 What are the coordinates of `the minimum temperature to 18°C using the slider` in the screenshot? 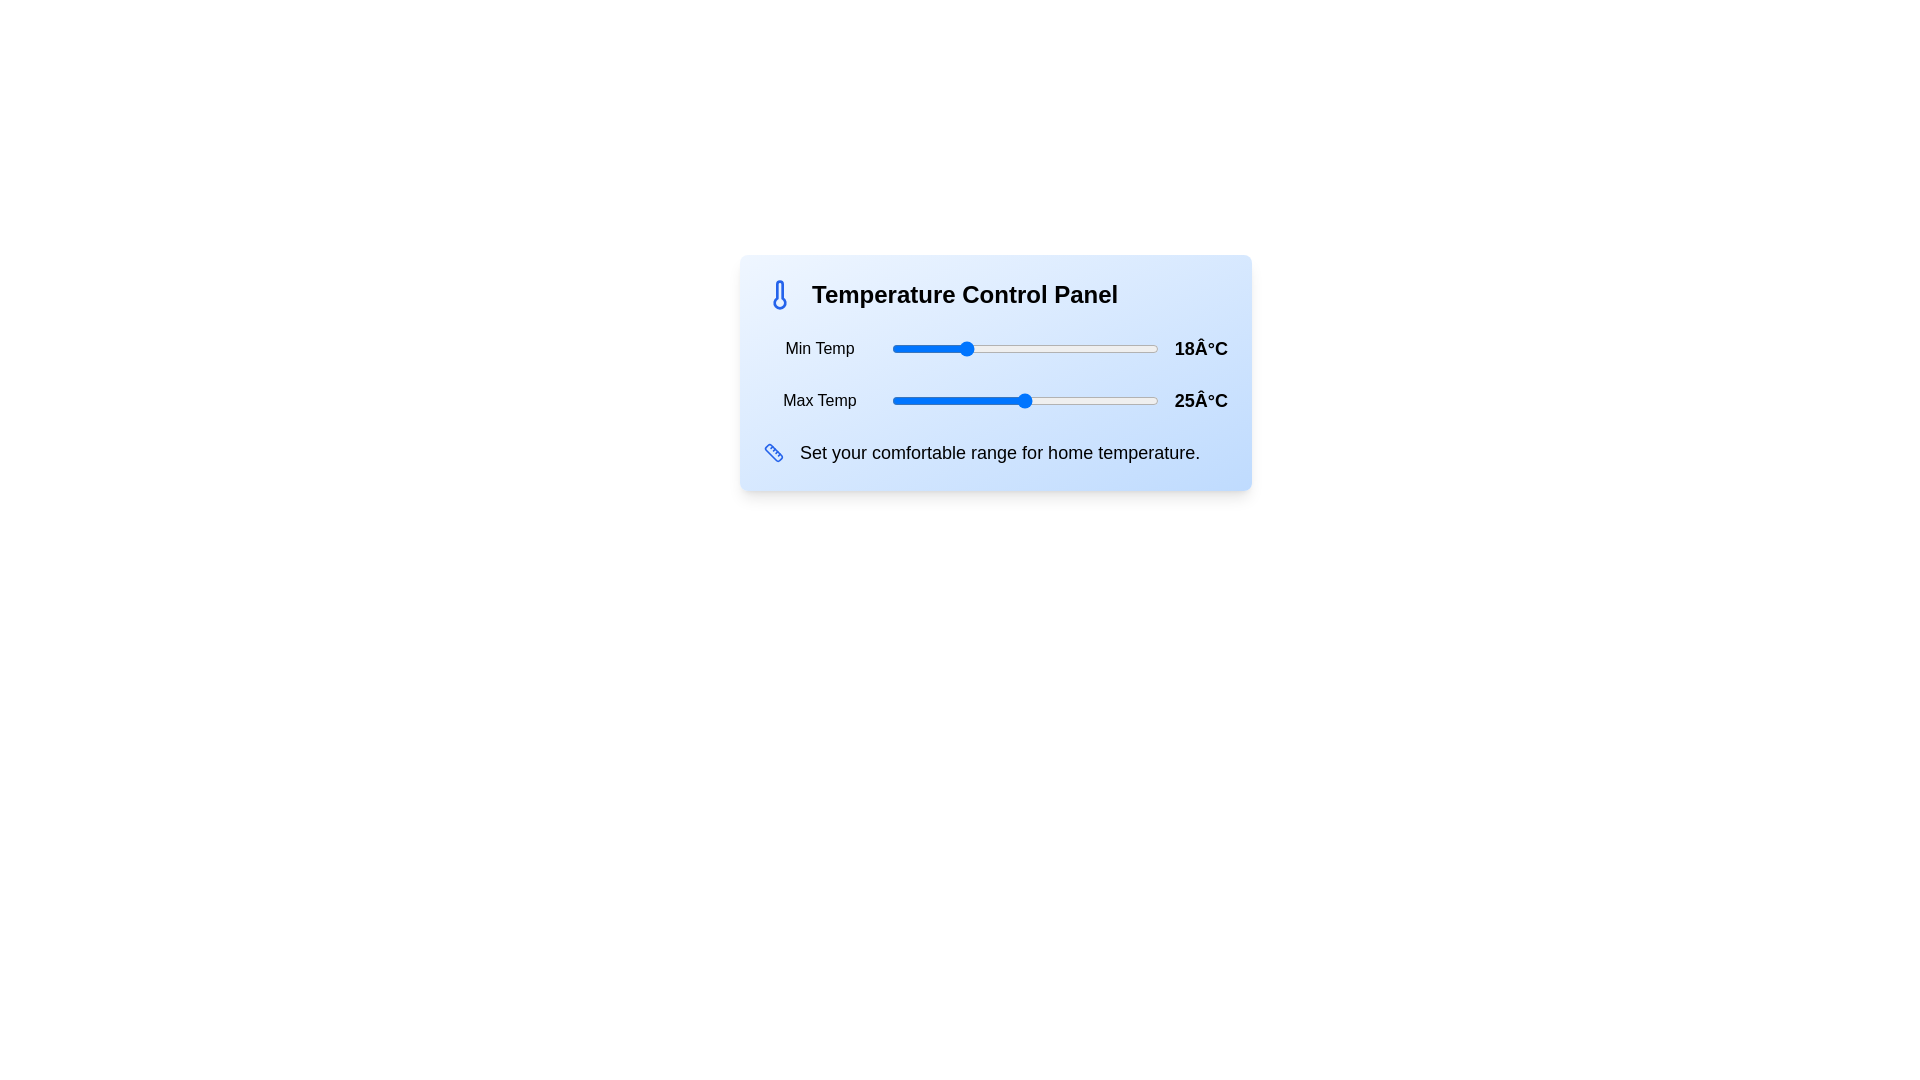 It's located at (962, 347).